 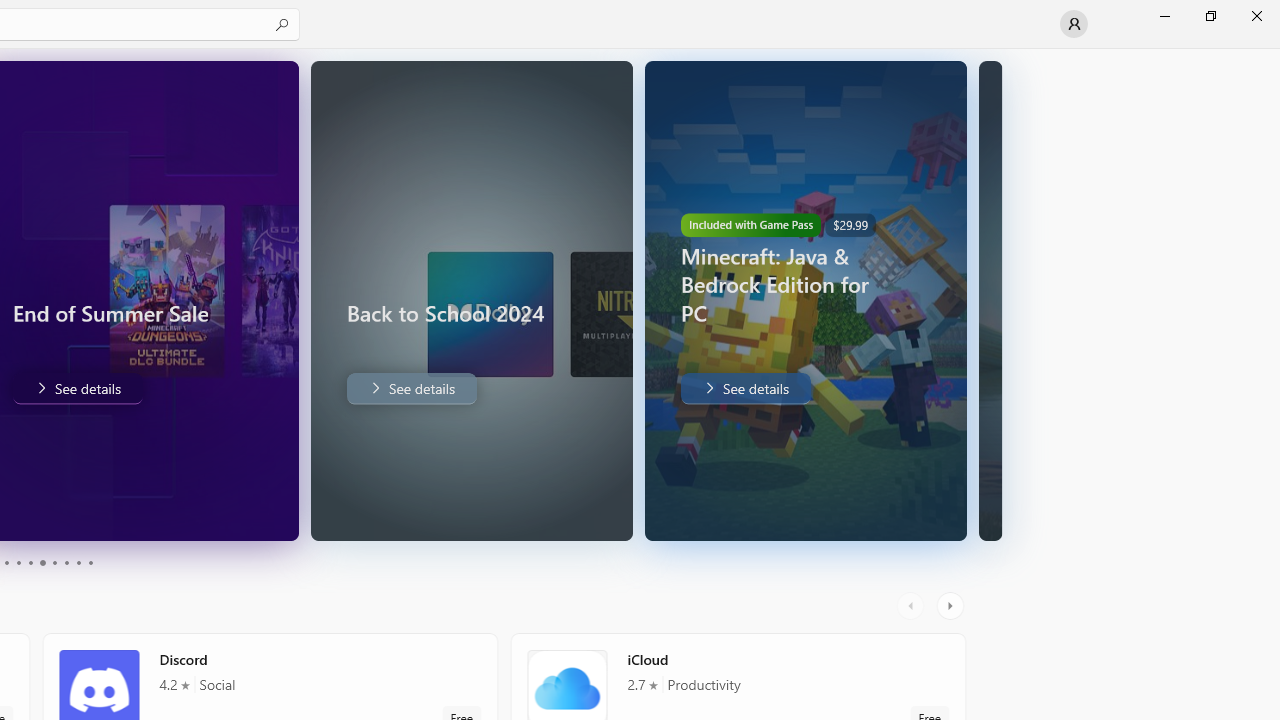 What do you see at coordinates (951, 605) in the screenshot?
I see `'AutomationID: RightScrollButton'` at bounding box center [951, 605].